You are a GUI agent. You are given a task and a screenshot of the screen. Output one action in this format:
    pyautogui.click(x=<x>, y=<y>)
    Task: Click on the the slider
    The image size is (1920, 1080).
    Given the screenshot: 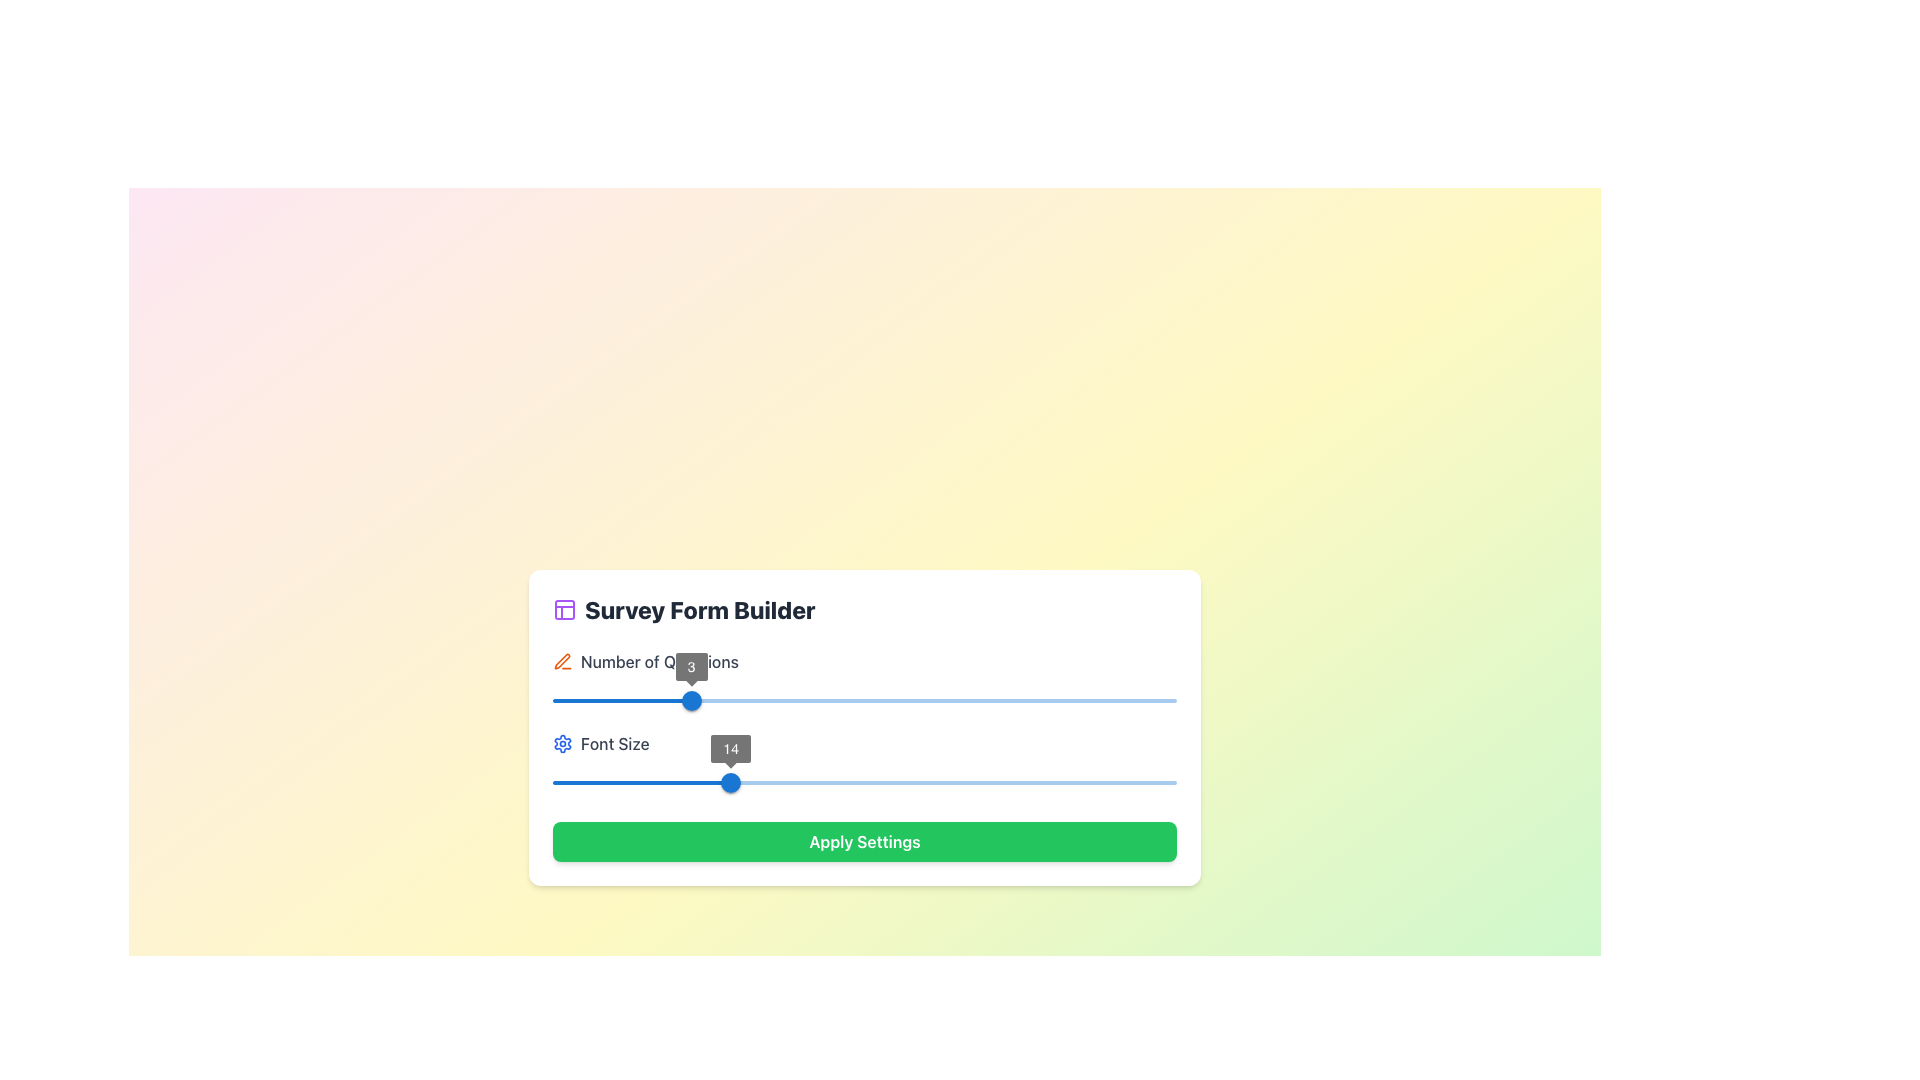 What is the action you would take?
    pyautogui.click(x=989, y=700)
    